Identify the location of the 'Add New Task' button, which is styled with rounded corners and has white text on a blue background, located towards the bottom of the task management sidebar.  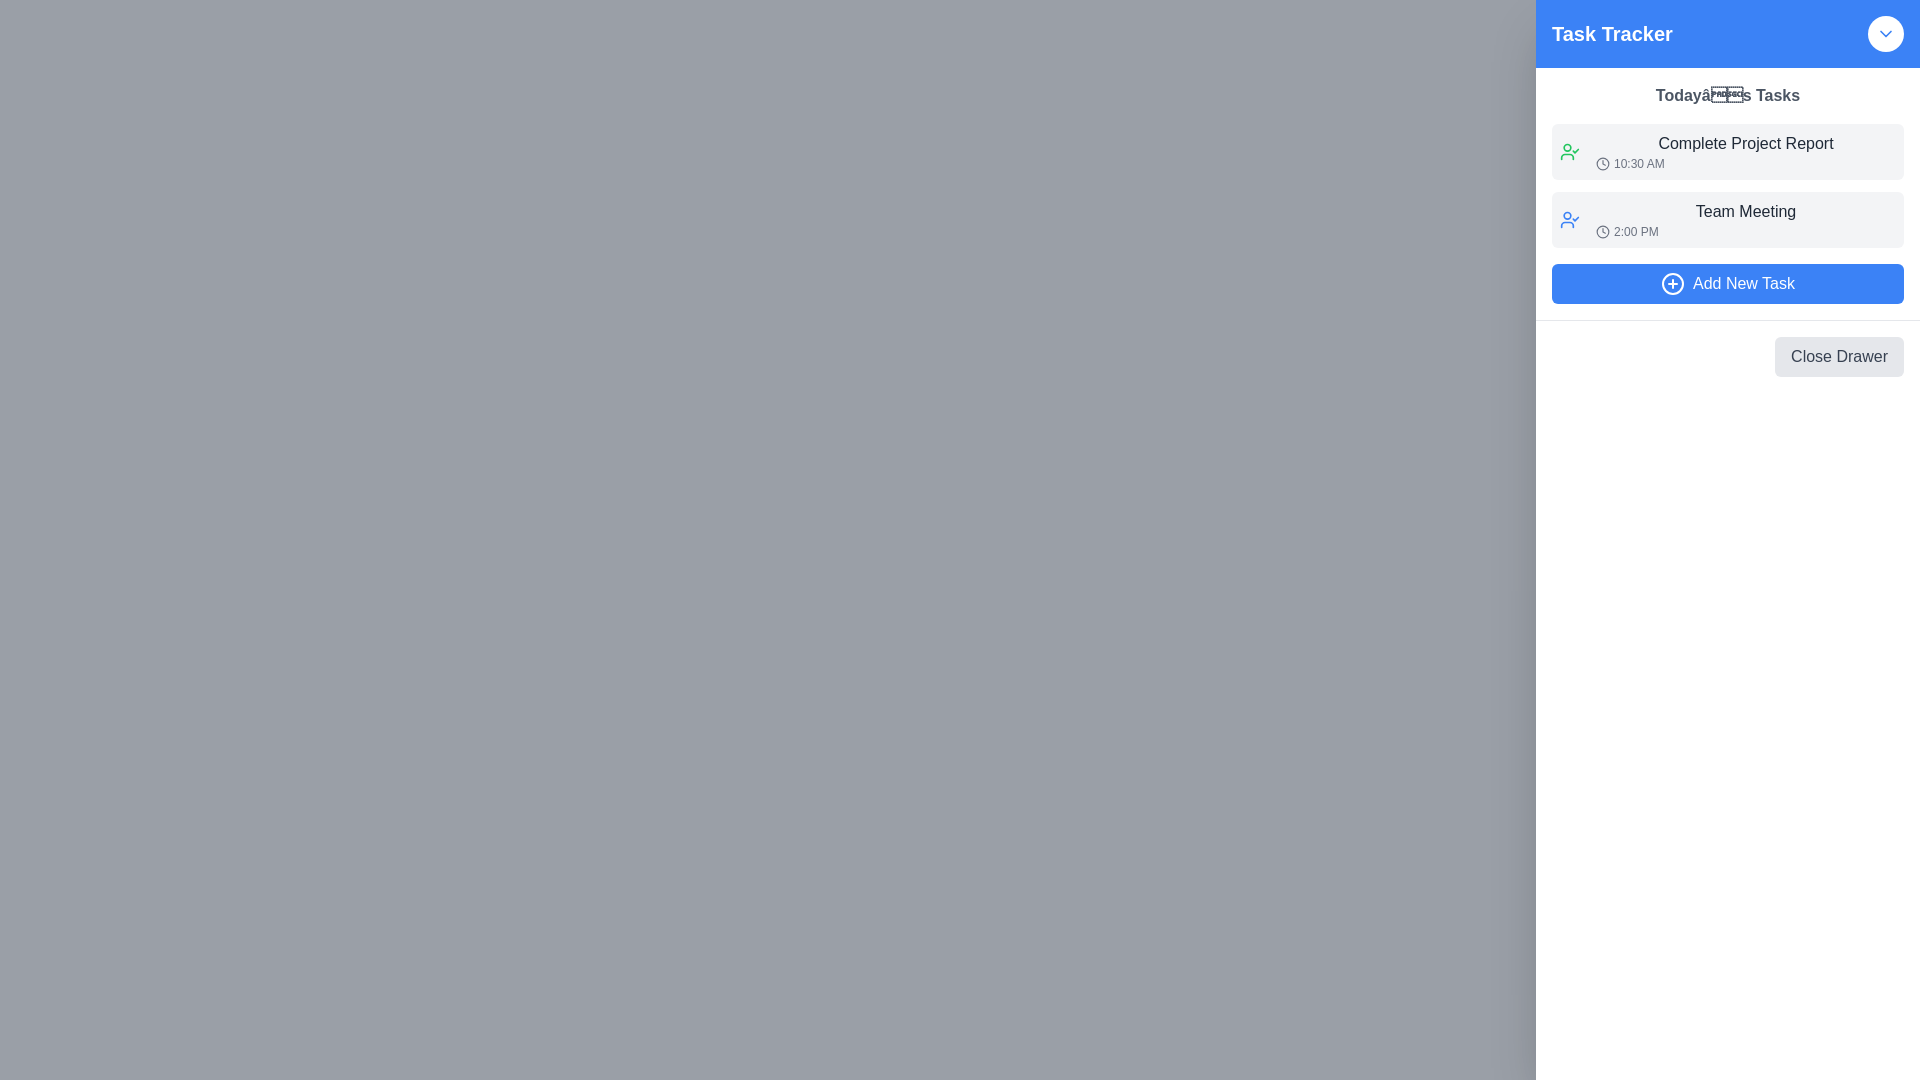
(1742, 284).